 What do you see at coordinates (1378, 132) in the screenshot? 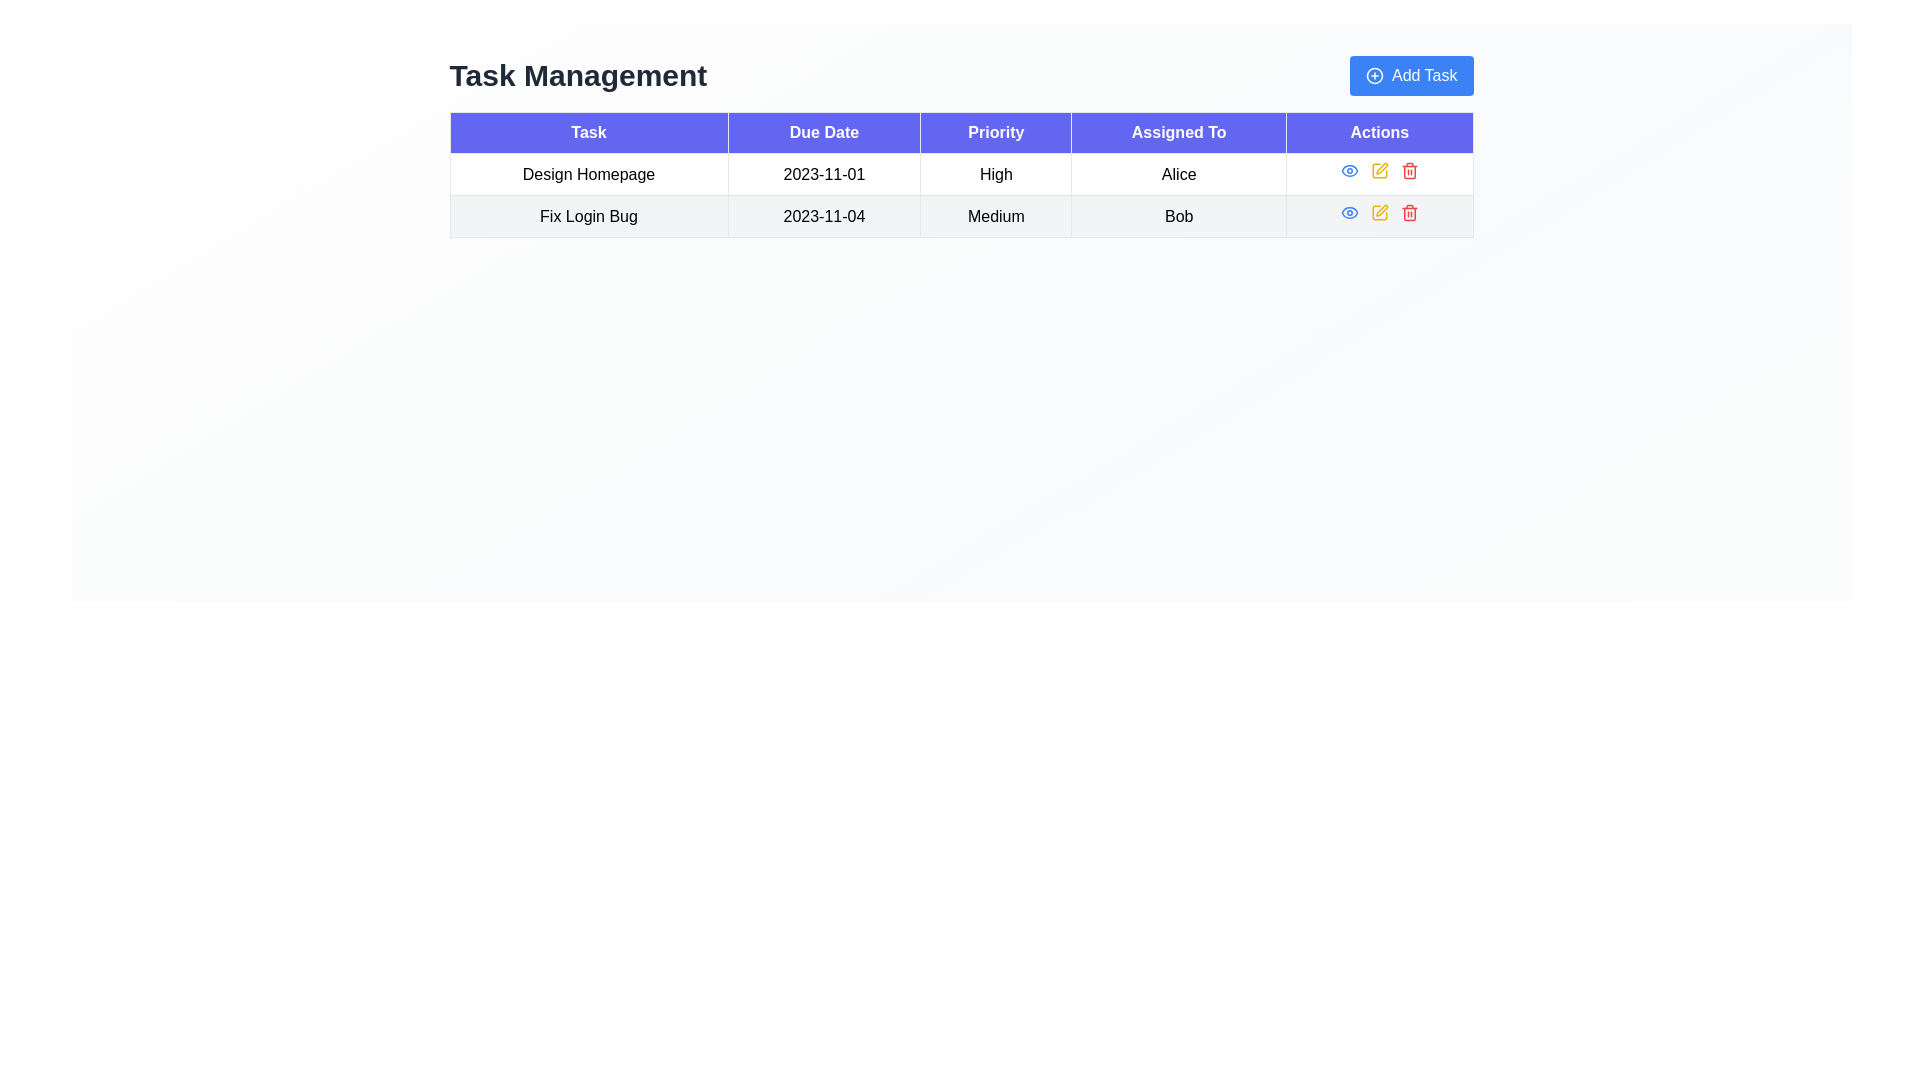
I see `the 'Actions' column header in the table layout, which is the last column heading positioned to the right of the 'Assigned To' column heading` at bounding box center [1378, 132].